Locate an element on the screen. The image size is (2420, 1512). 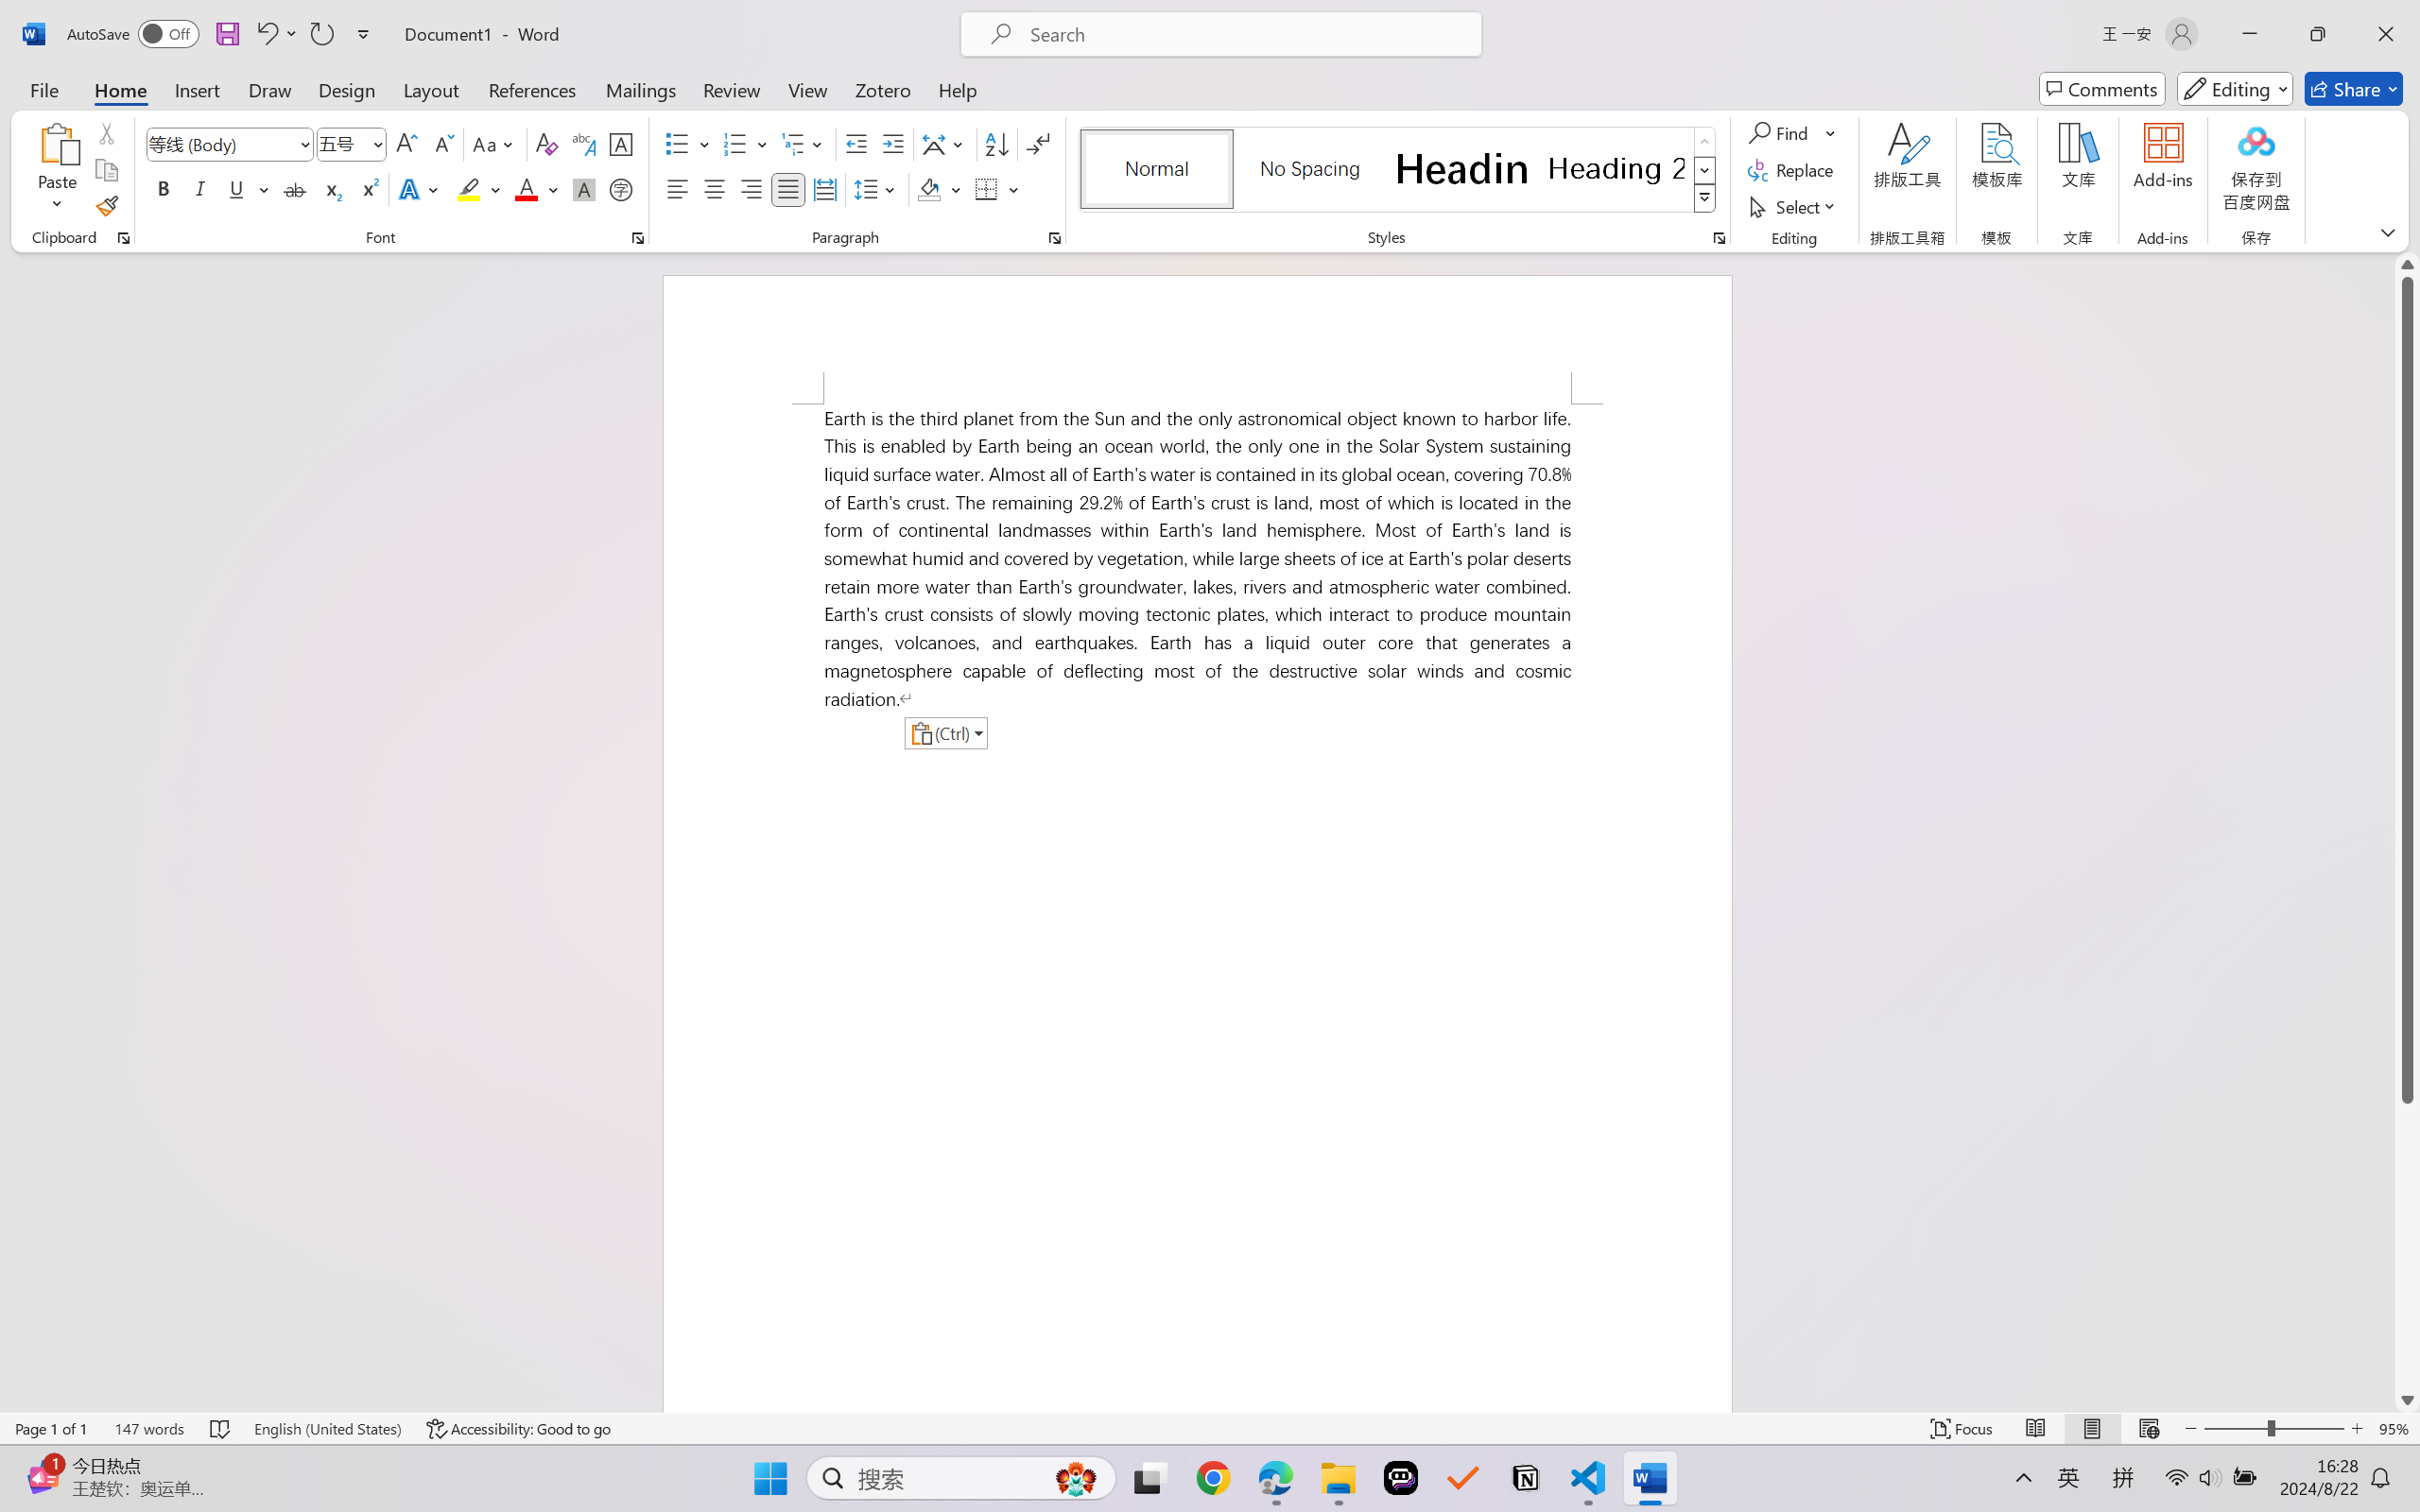
'Decrease Indent' is located at coordinates (856, 144).